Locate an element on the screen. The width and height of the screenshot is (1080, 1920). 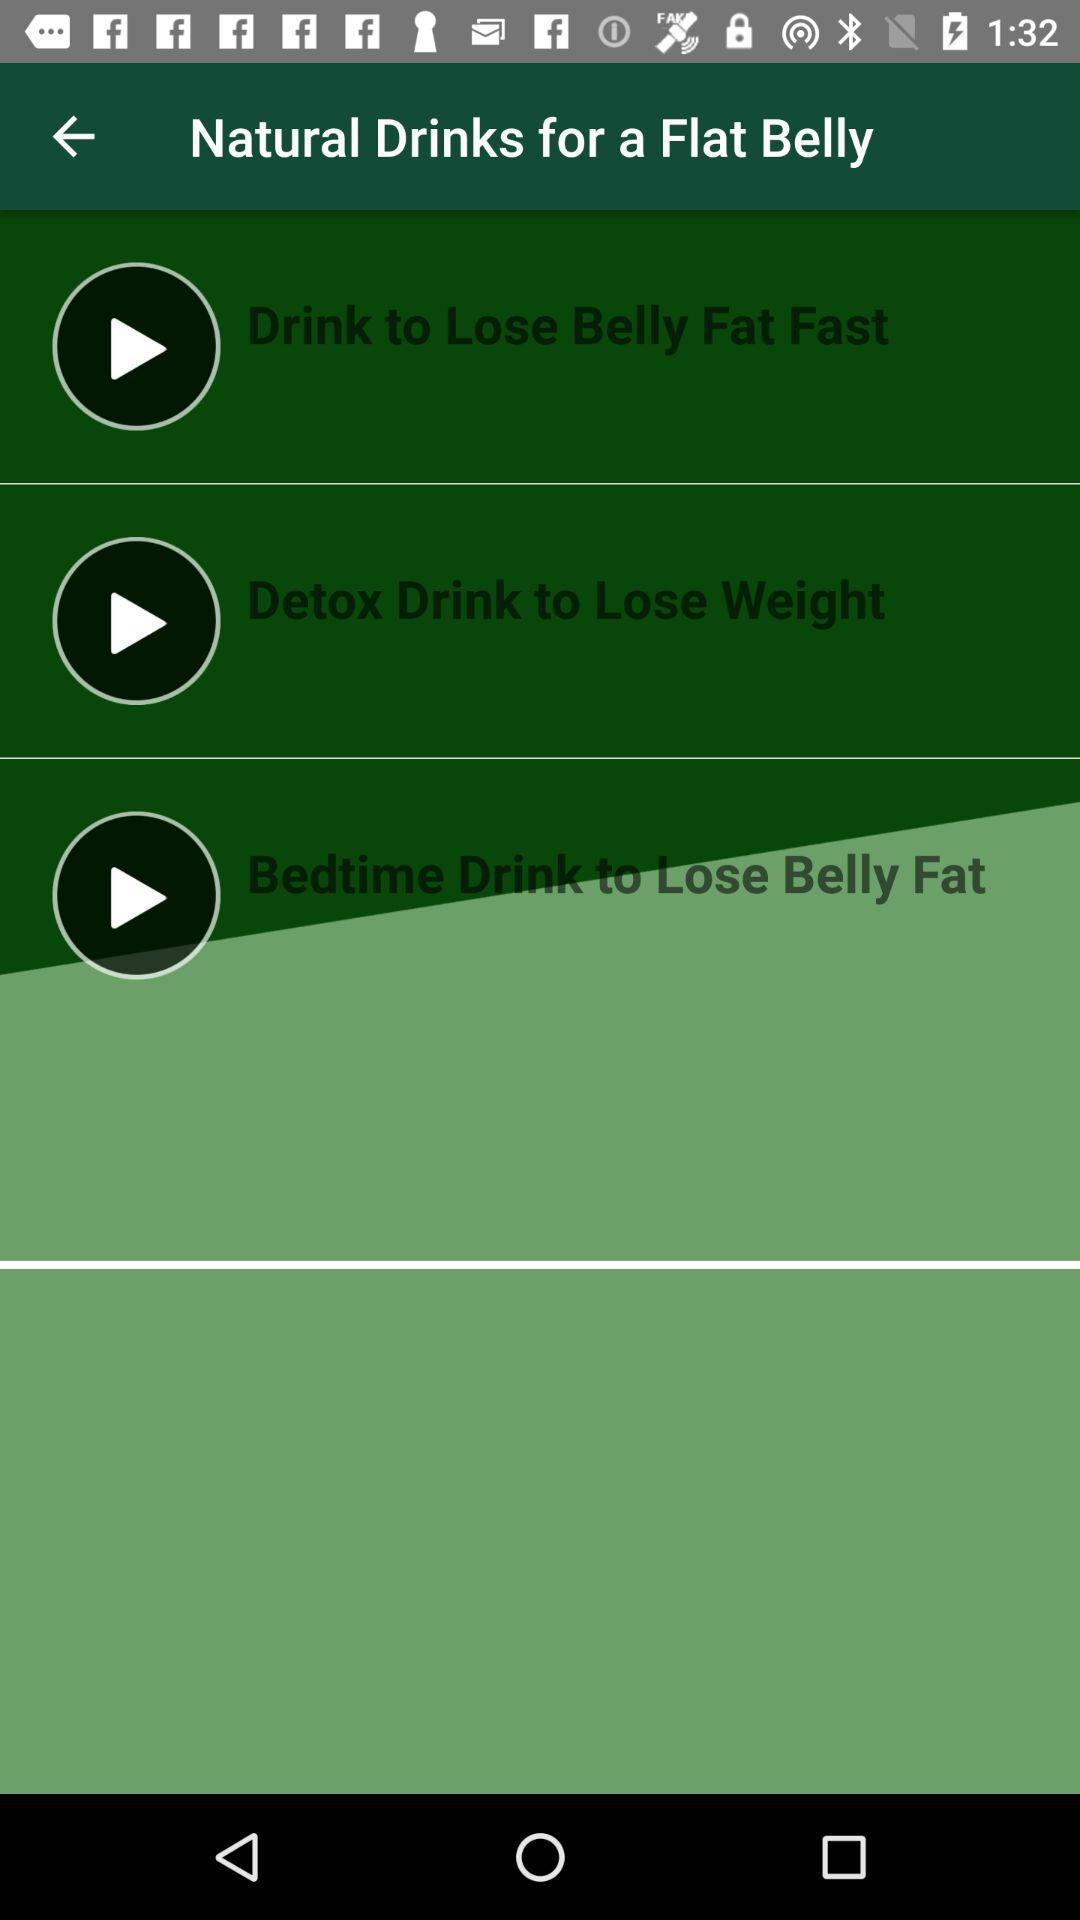
the icon next to natural drinks for item is located at coordinates (72, 135).